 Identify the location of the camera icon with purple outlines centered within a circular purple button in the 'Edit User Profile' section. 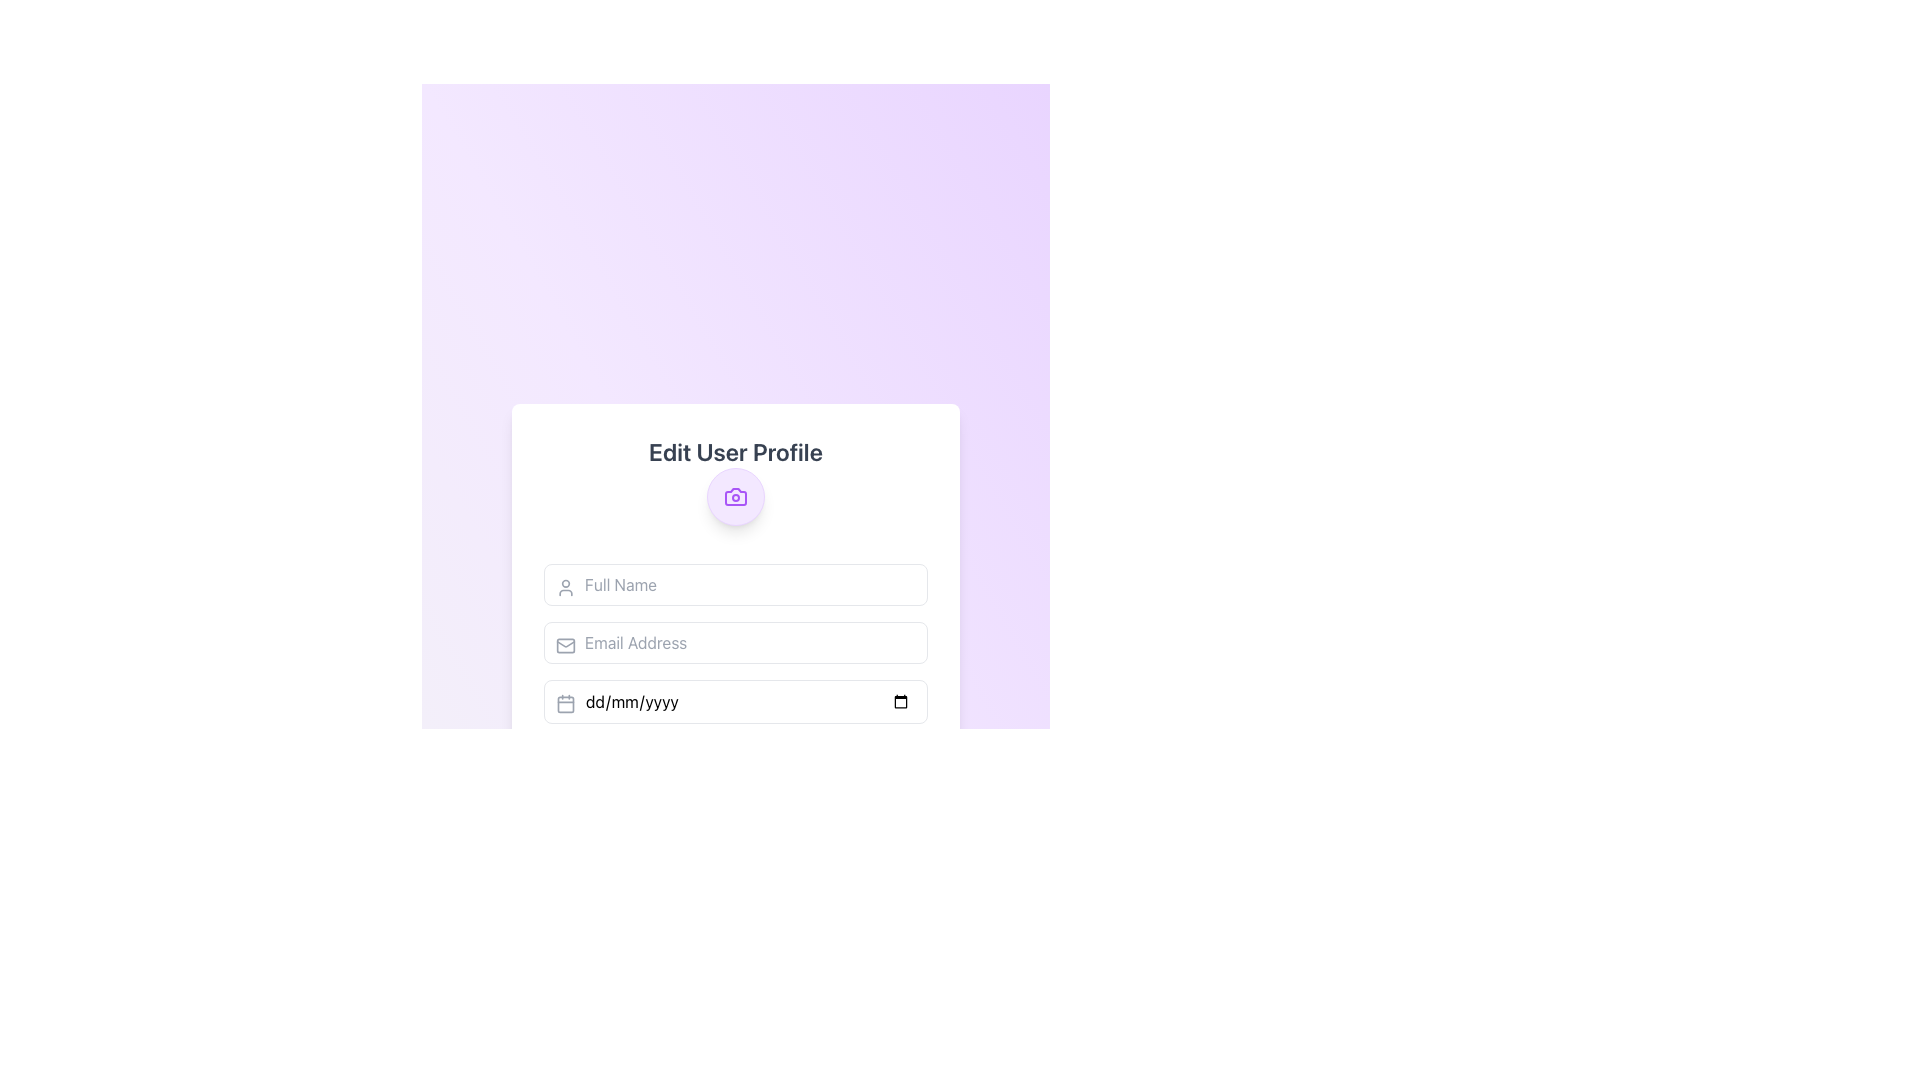
(734, 496).